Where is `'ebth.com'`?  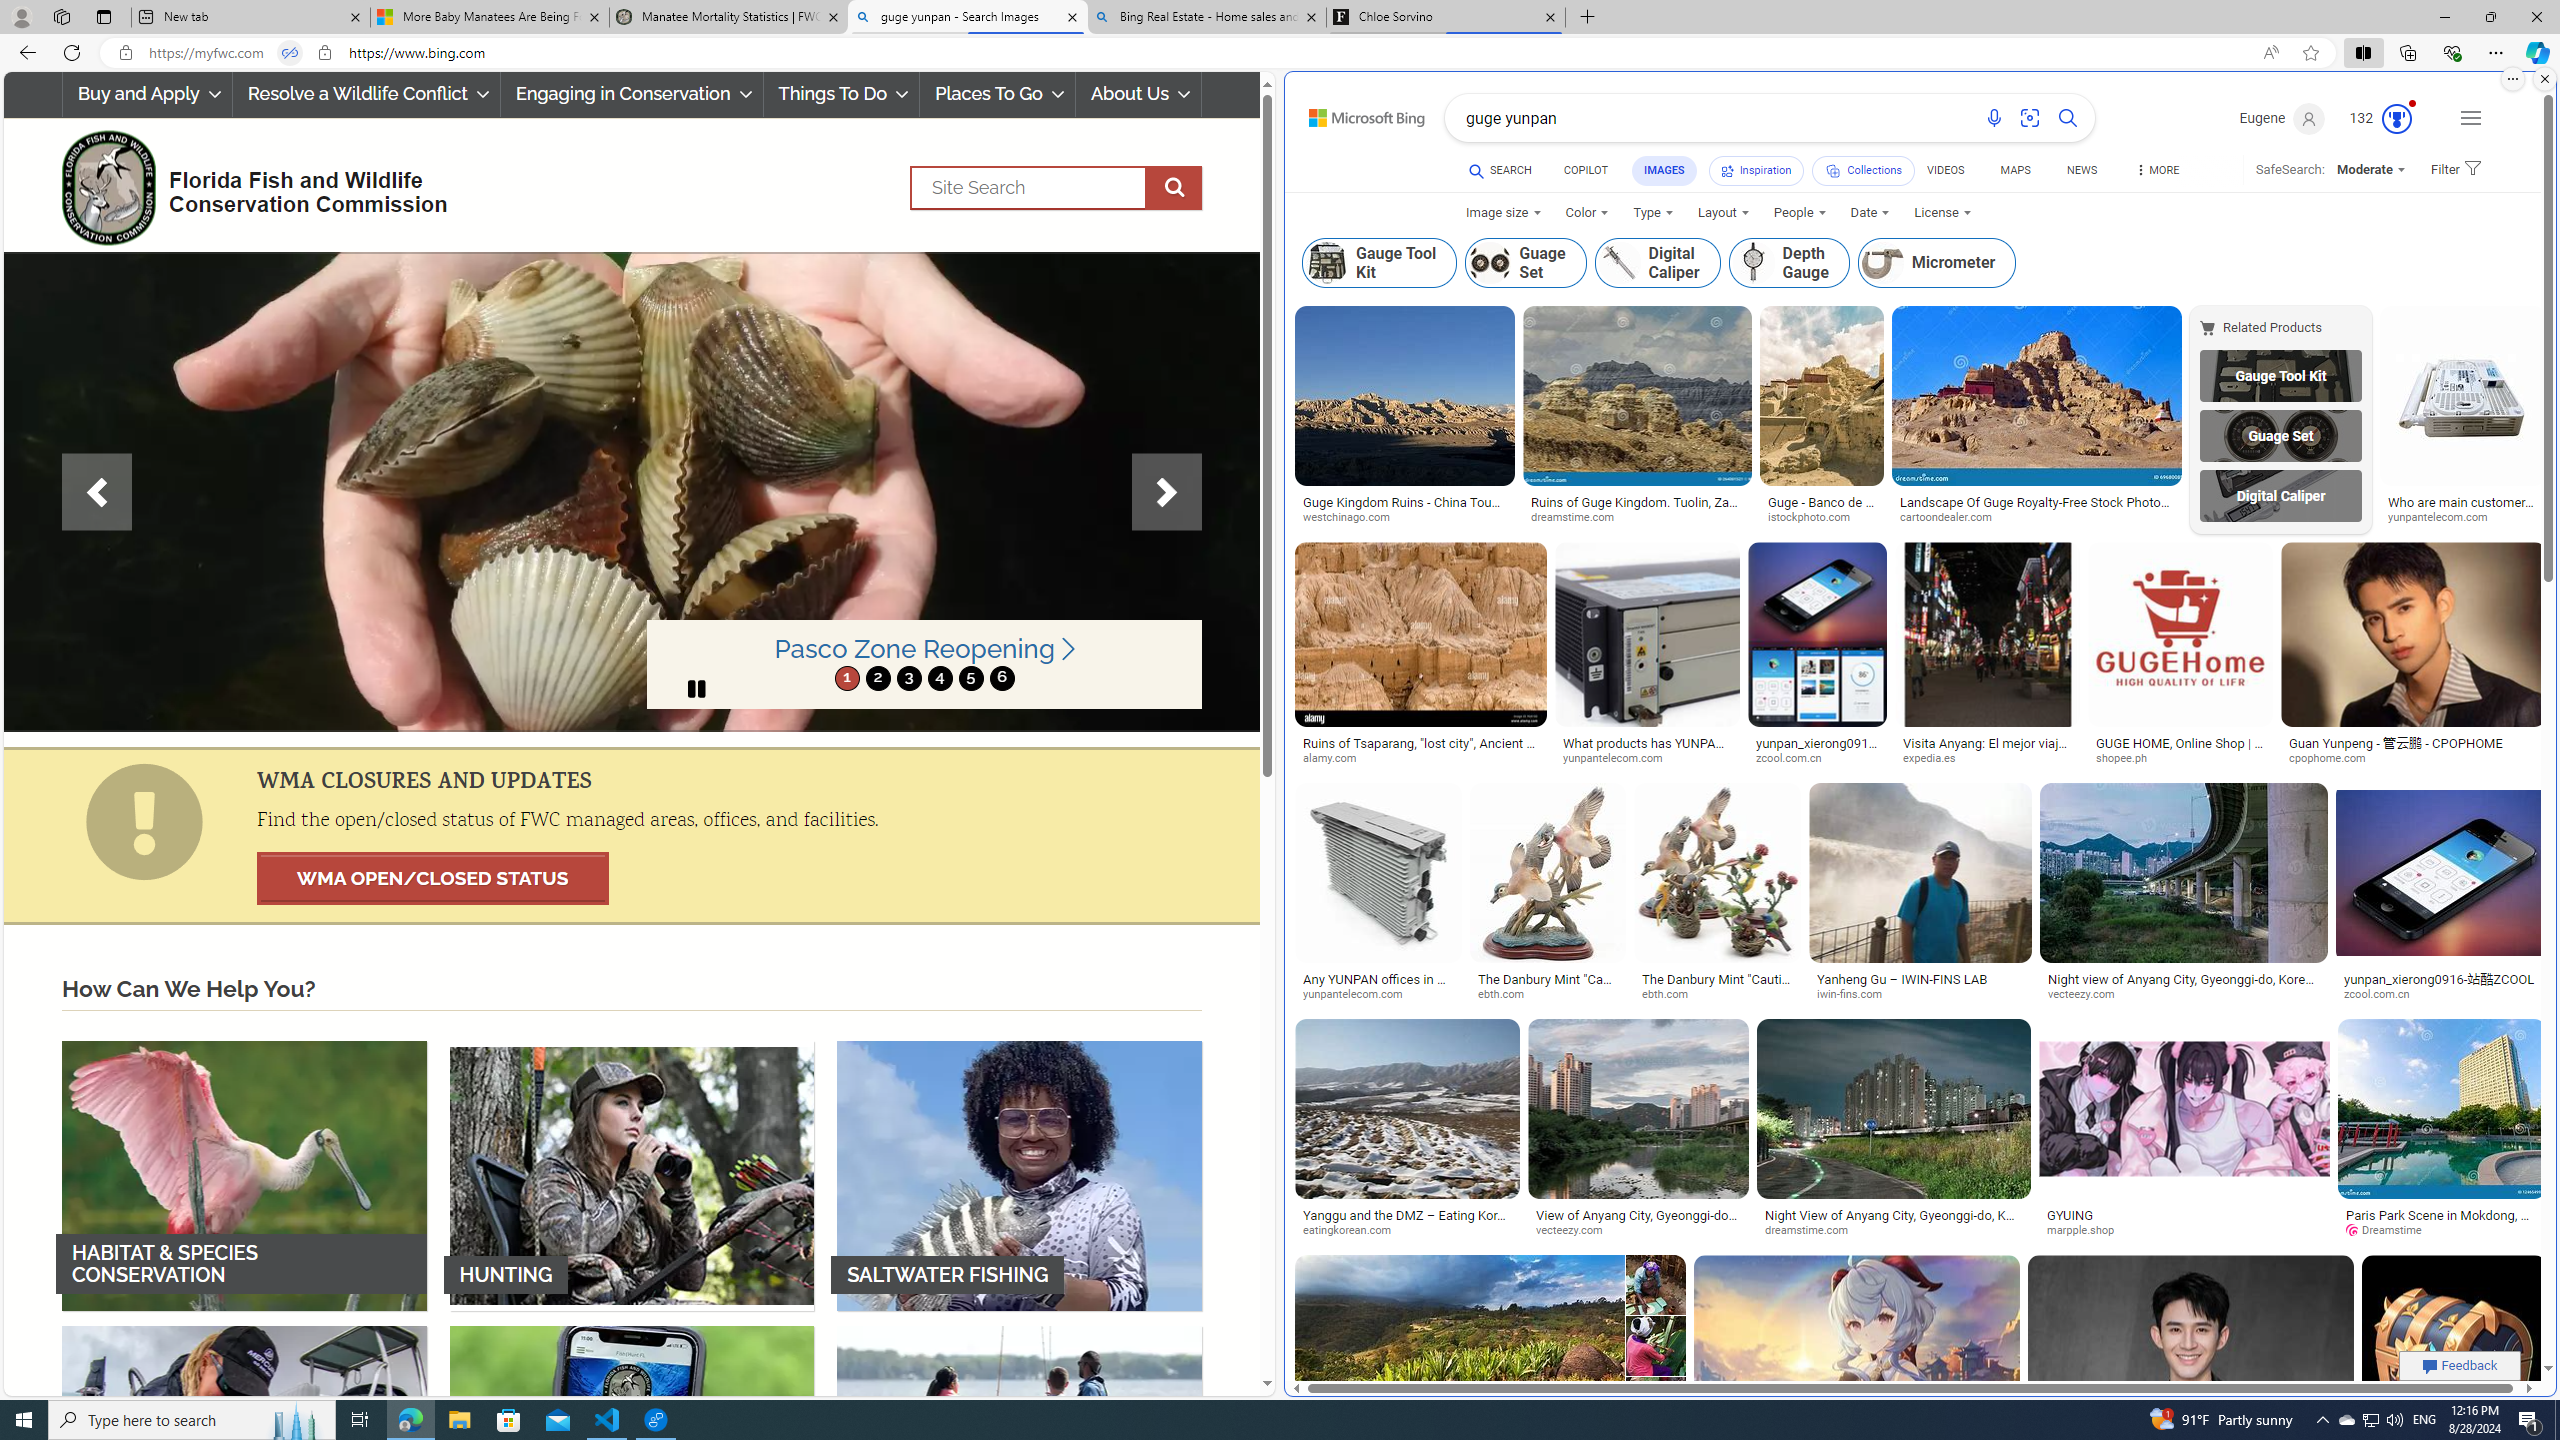 'ebth.com' is located at coordinates (1716, 995).